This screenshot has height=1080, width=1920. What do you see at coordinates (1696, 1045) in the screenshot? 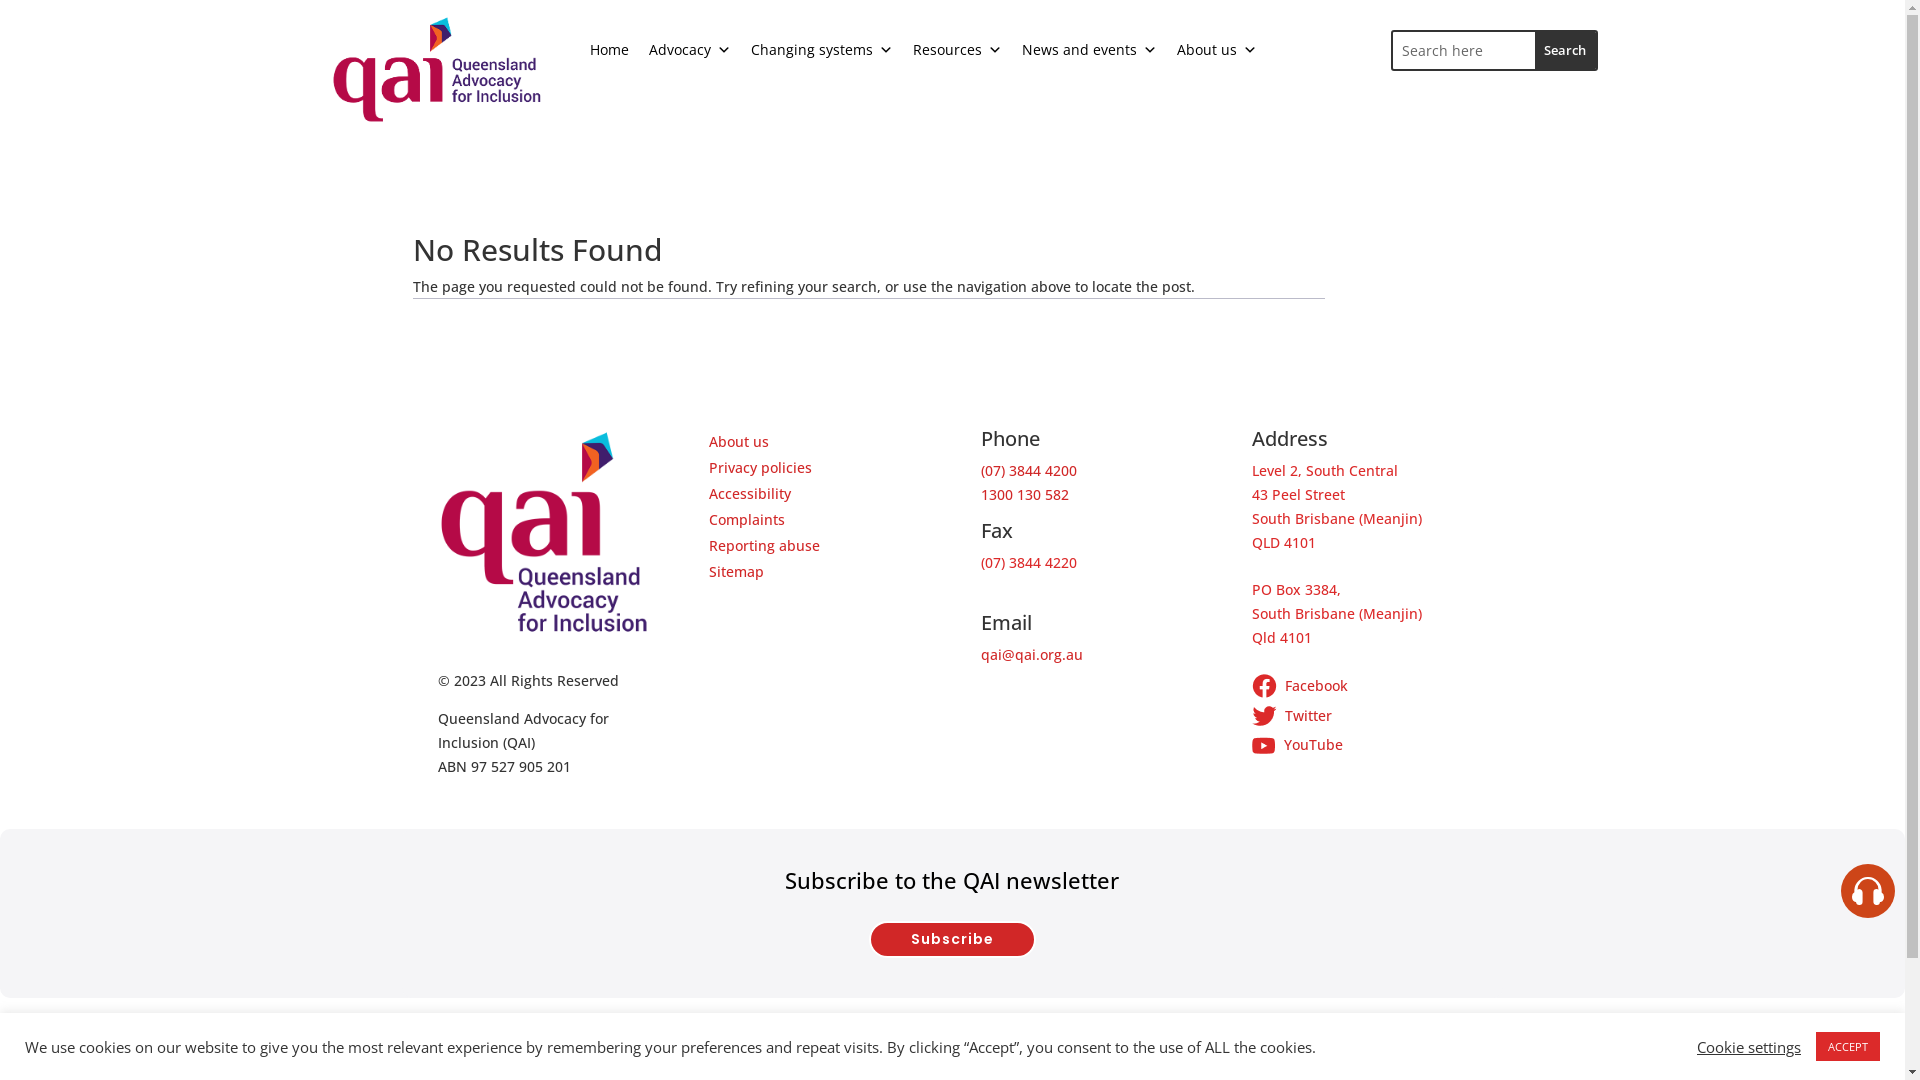
I see `'Cookie settings'` at bounding box center [1696, 1045].